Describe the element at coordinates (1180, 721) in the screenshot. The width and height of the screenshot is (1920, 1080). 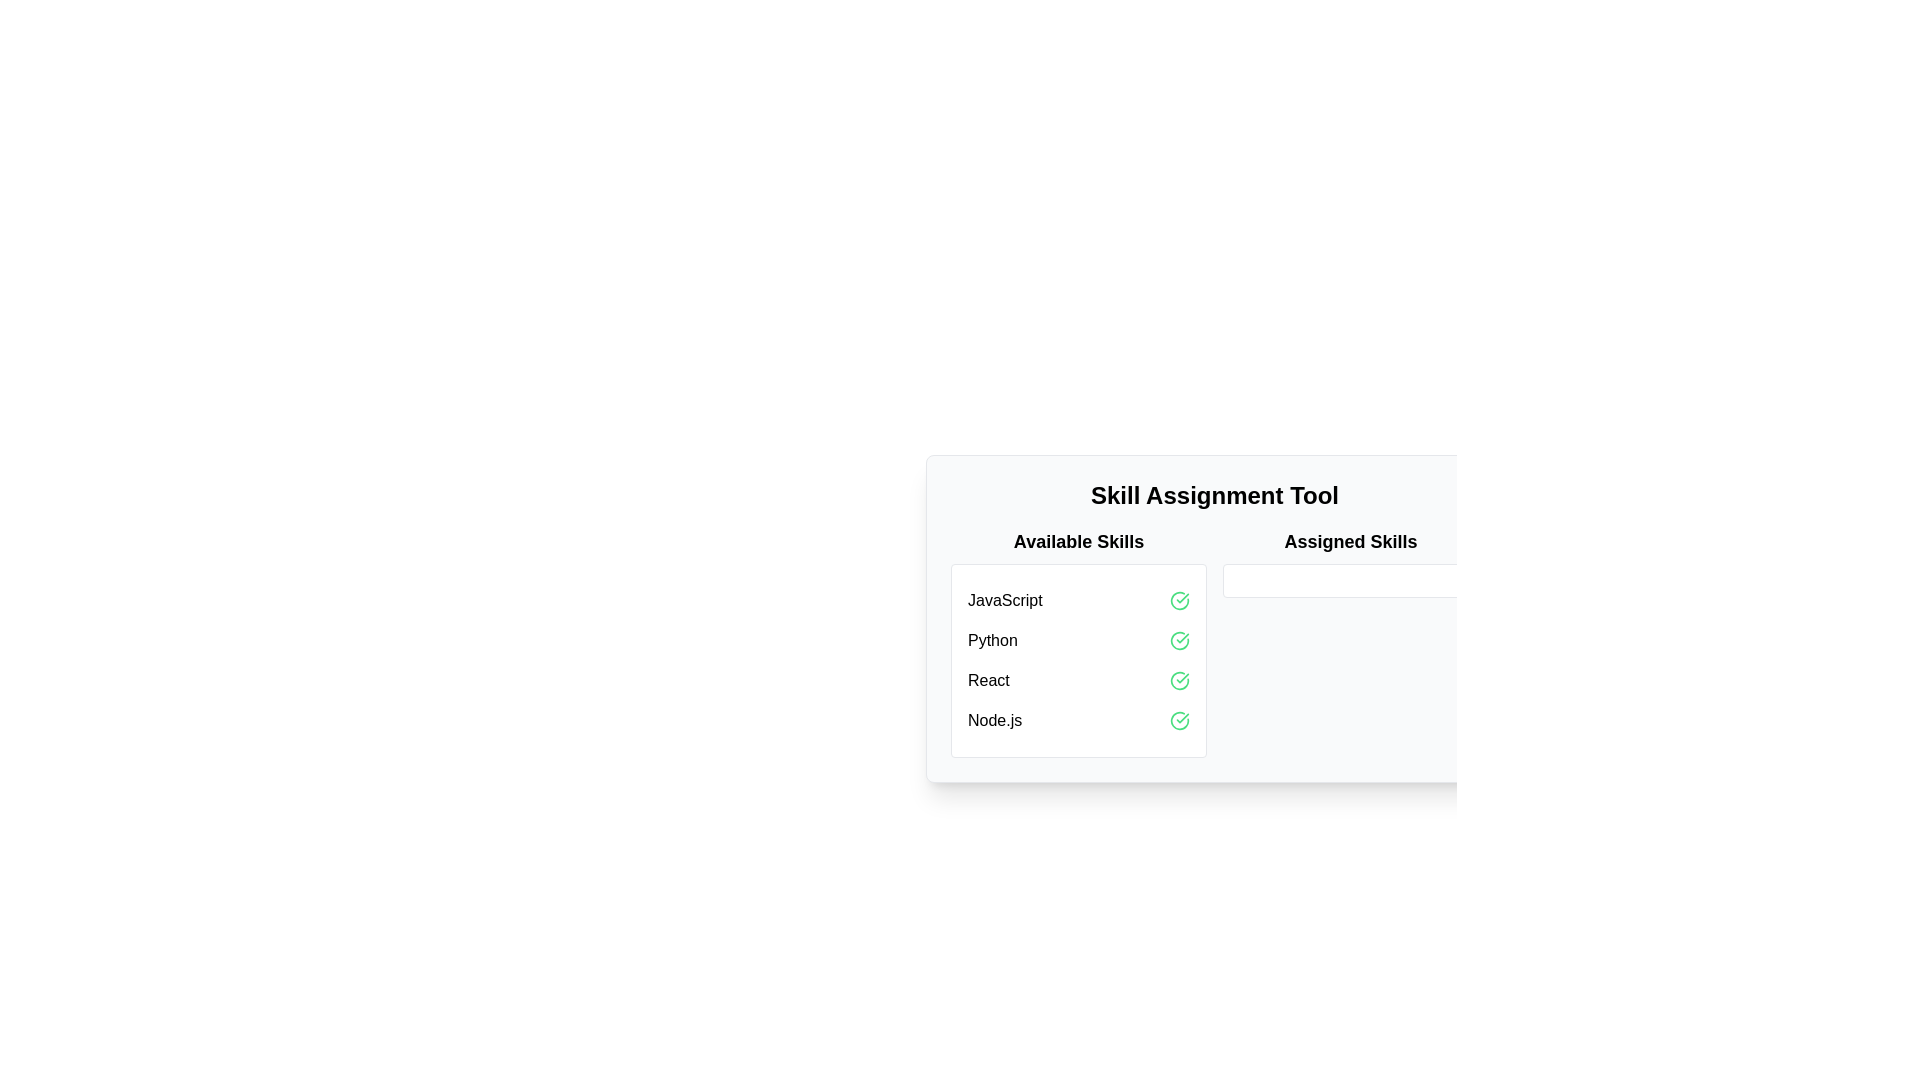
I see `the circular green icon with a checkmark indicating completion, located adjacent to the 'Node.js' label in the 'Available Skills' section` at that location.